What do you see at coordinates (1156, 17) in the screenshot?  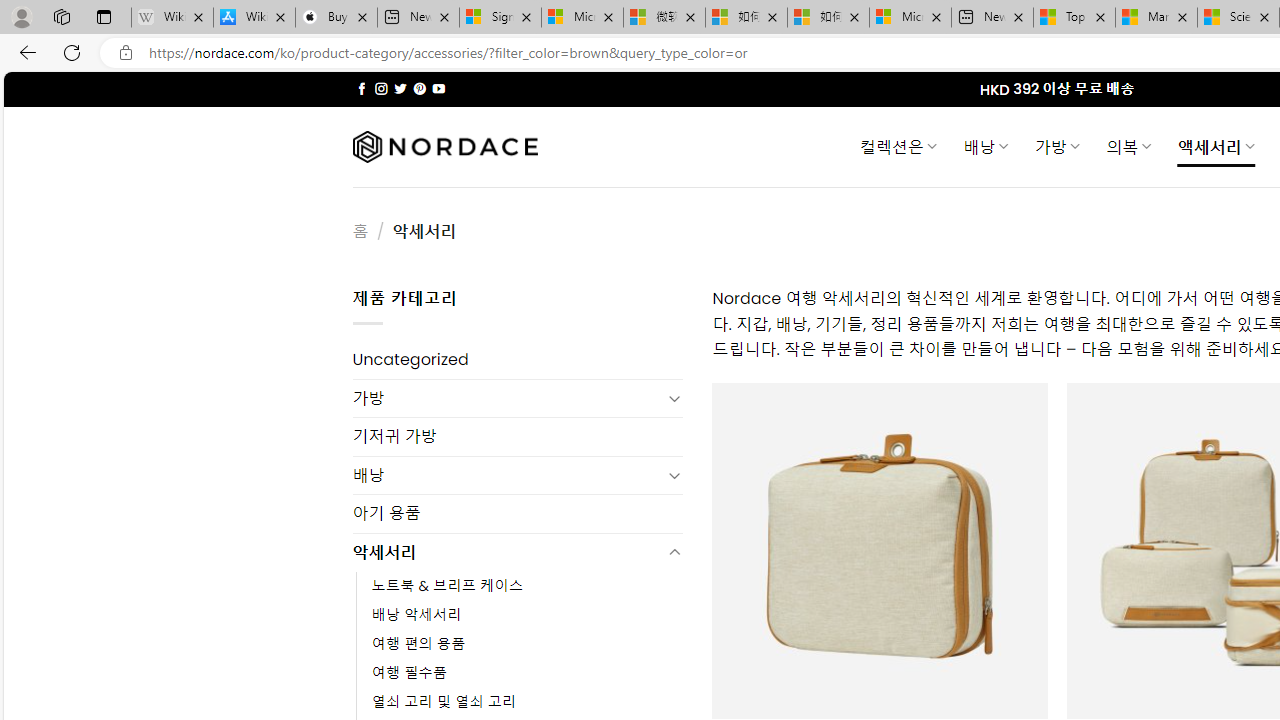 I see `'Marine life - MSN'` at bounding box center [1156, 17].